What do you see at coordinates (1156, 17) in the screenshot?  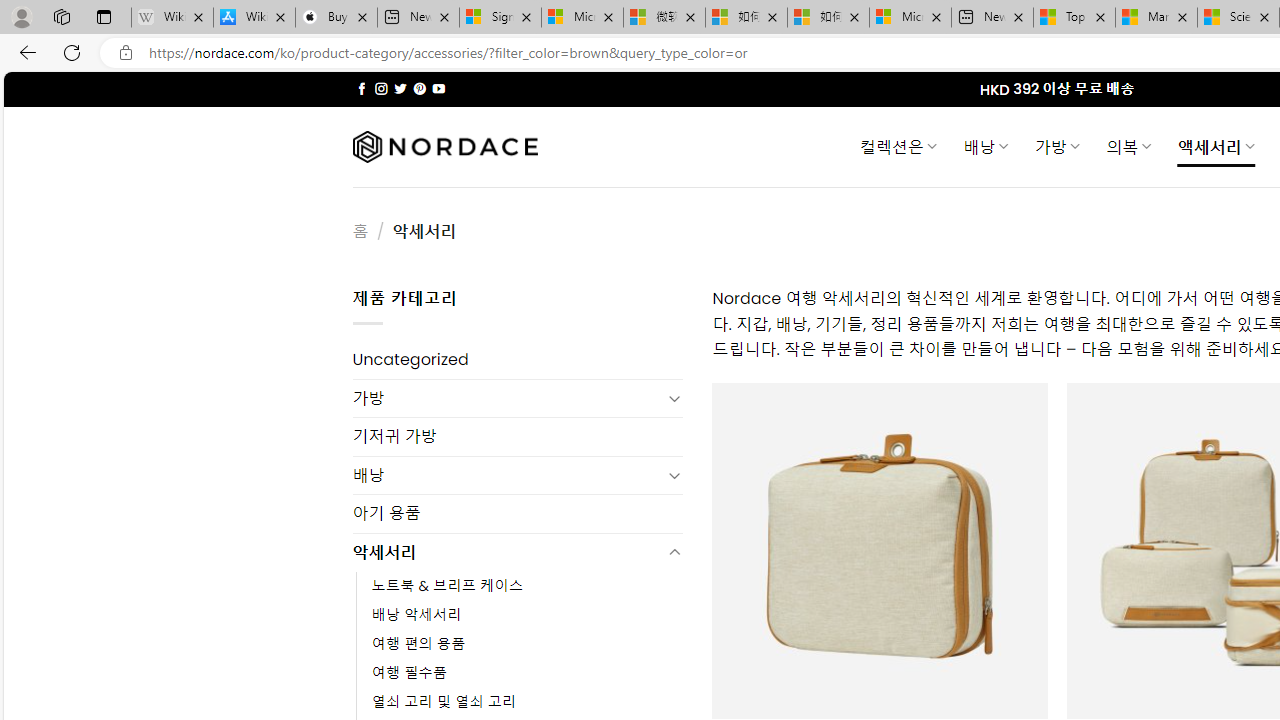 I see `'Marine life - MSN'` at bounding box center [1156, 17].